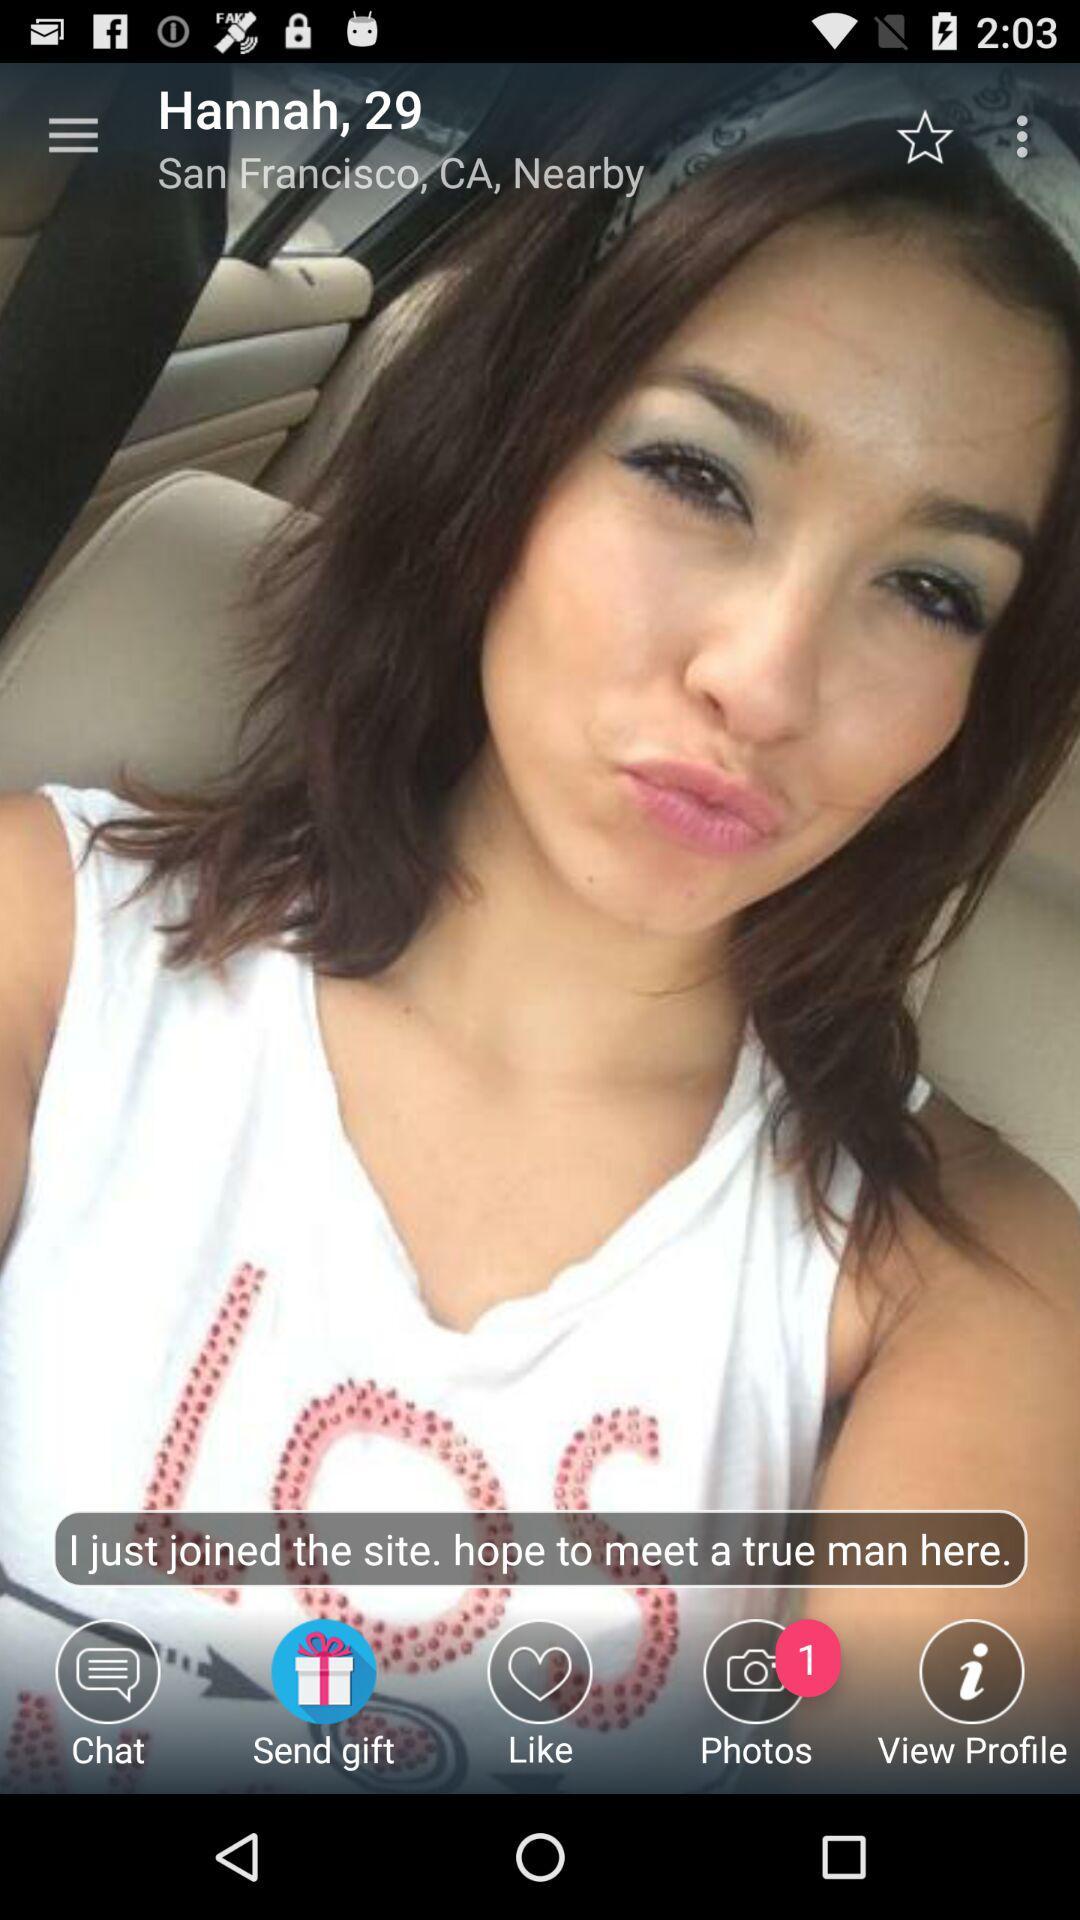  I want to click on the icon above i just joined icon, so click(72, 135).